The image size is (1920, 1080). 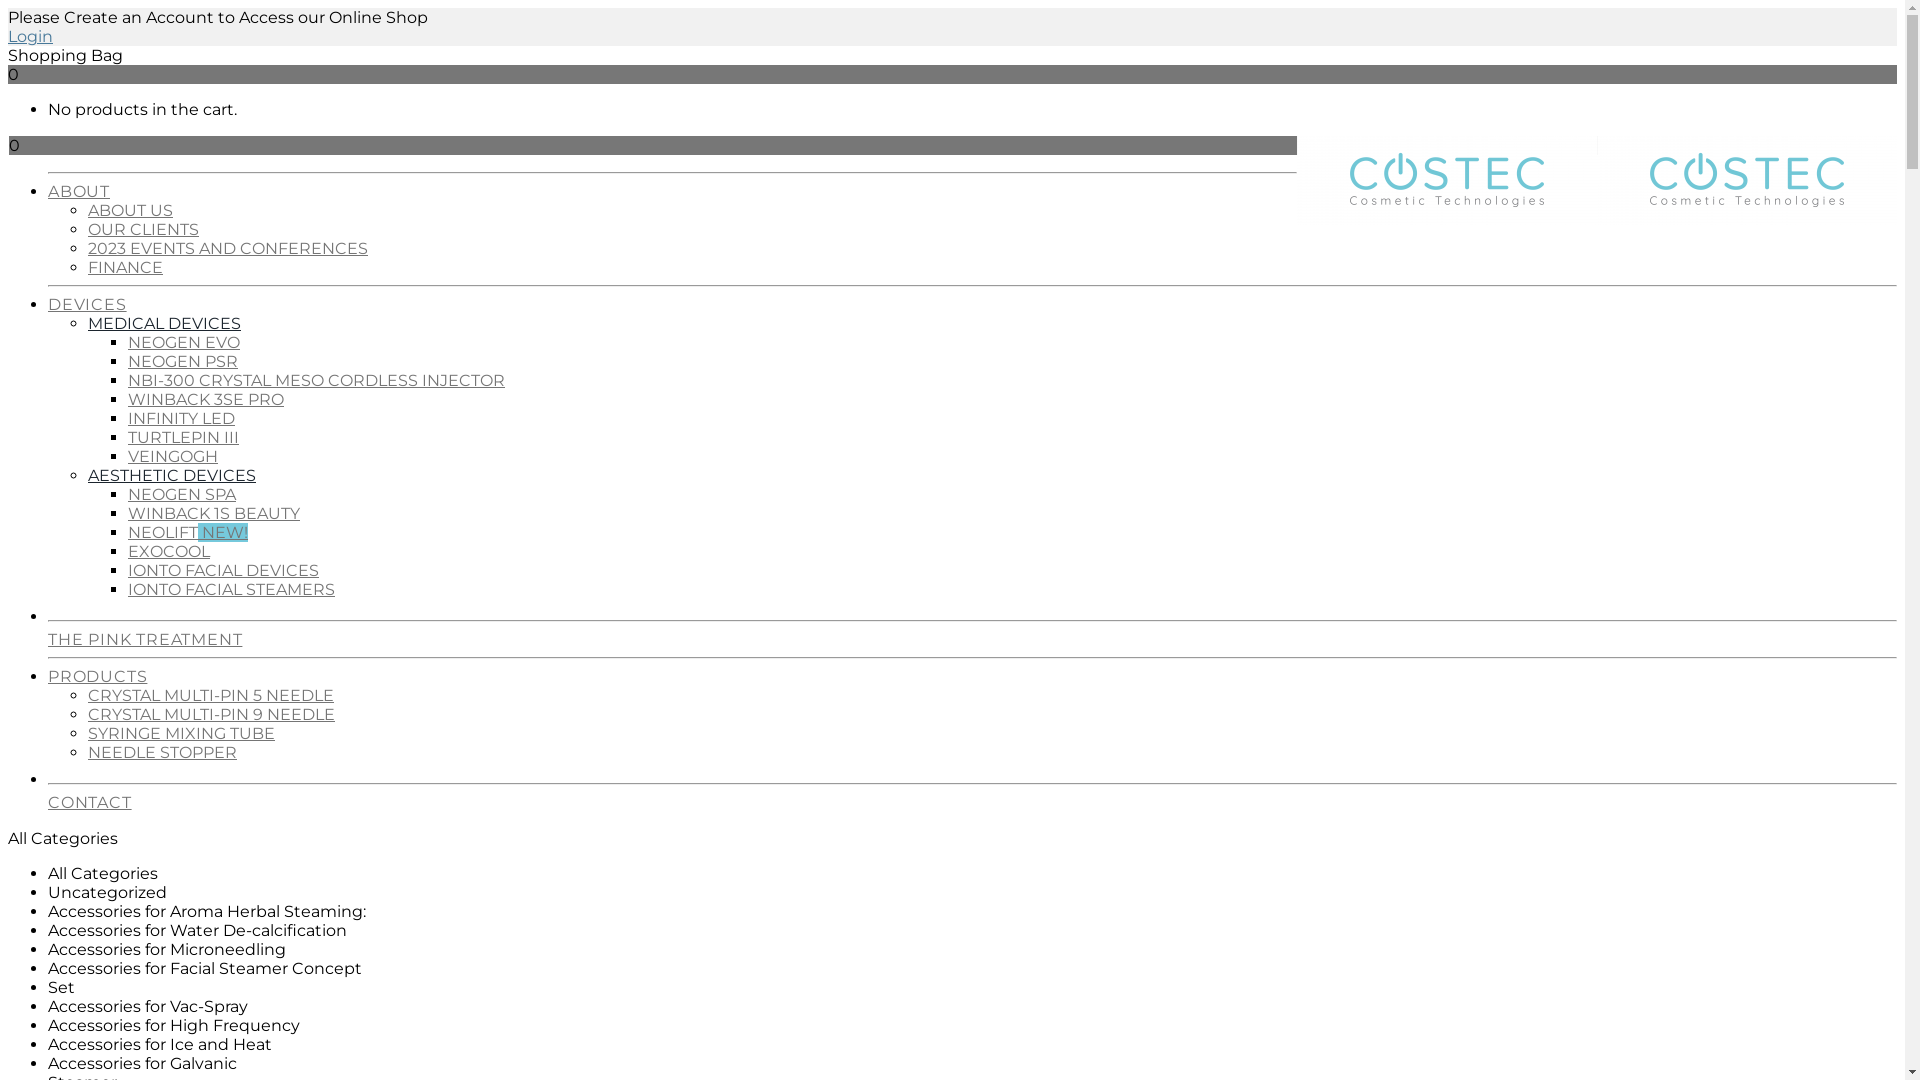 What do you see at coordinates (211, 694) in the screenshot?
I see `'CRYSTAL MULTI-PIN 5 NEEDLE'` at bounding box center [211, 694].